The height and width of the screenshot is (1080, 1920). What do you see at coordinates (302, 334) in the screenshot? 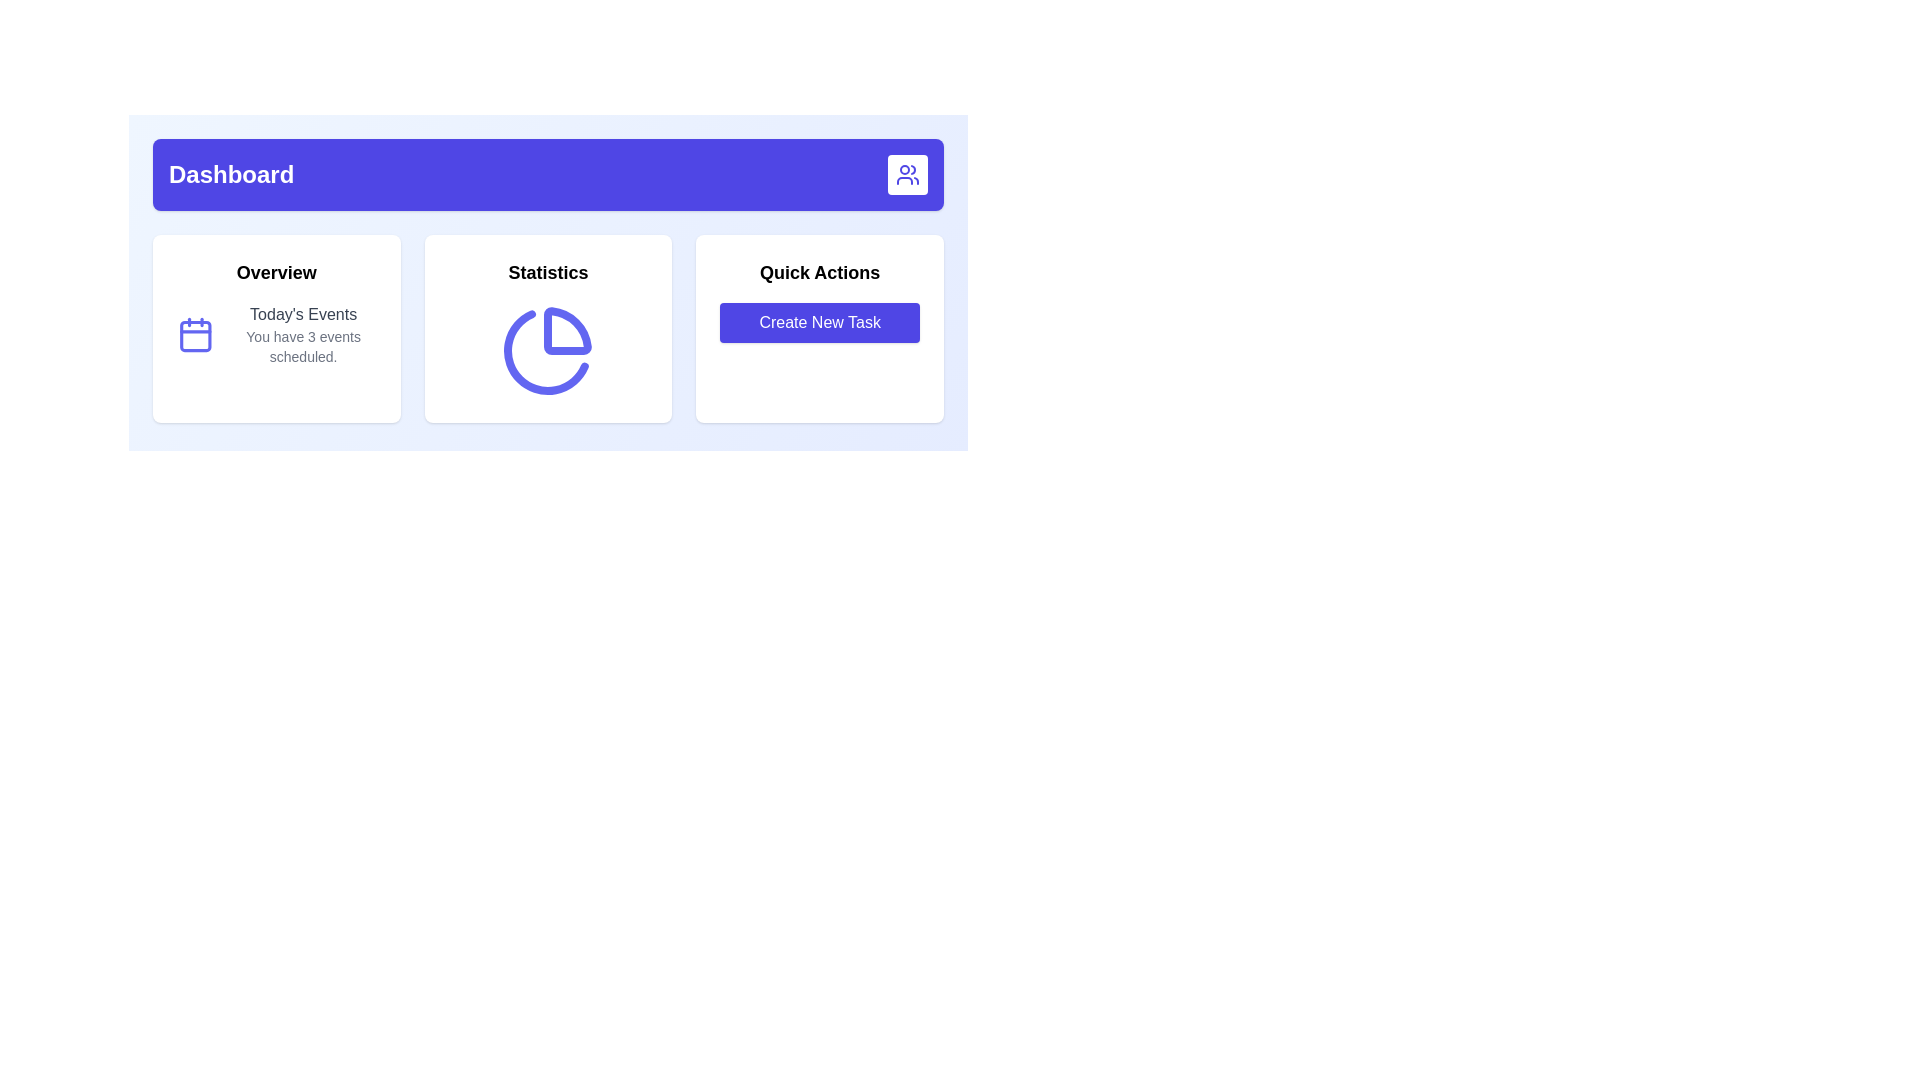
I see `the static informational text block titled 'Today's Events' which displays the message 'You have 3 events scheduled.'` at bounding box center [302, 334].